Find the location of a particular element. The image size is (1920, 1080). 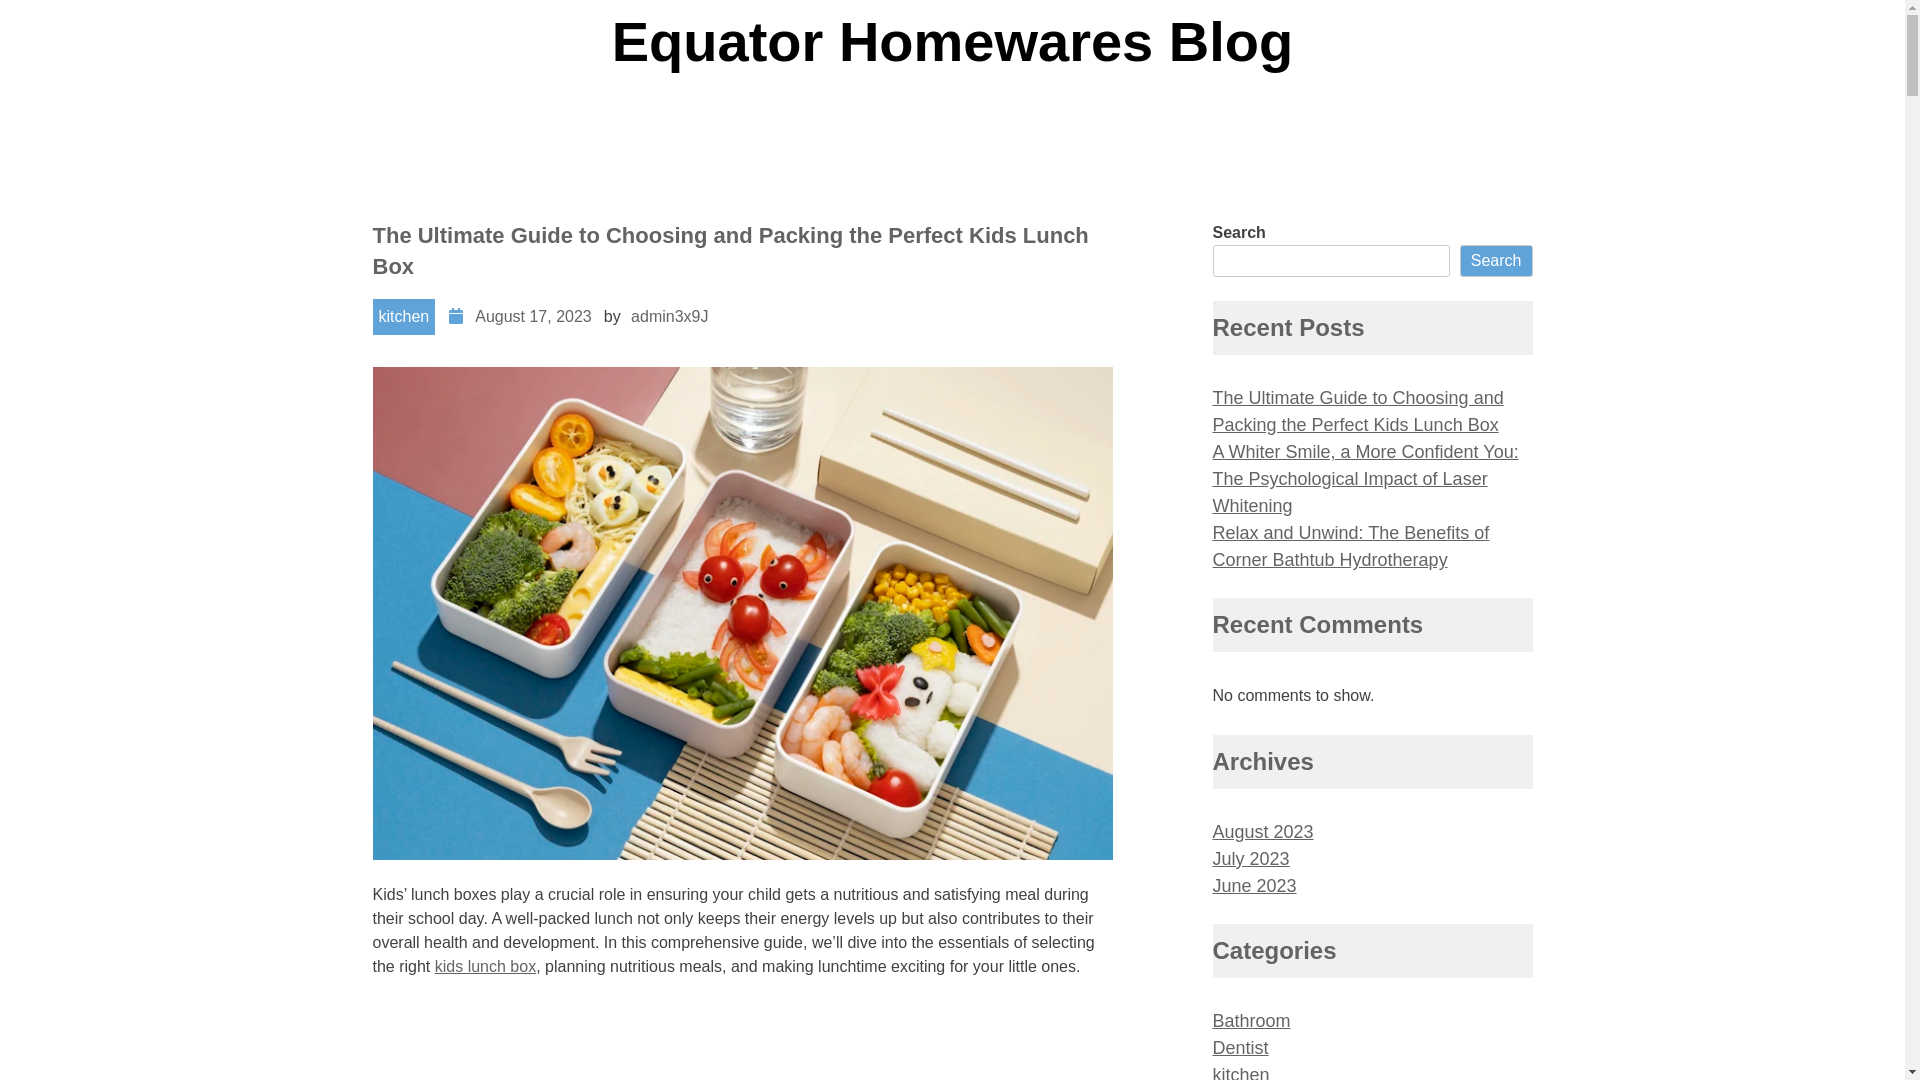

'kids lunch box' is located at coordinates (485, 965).